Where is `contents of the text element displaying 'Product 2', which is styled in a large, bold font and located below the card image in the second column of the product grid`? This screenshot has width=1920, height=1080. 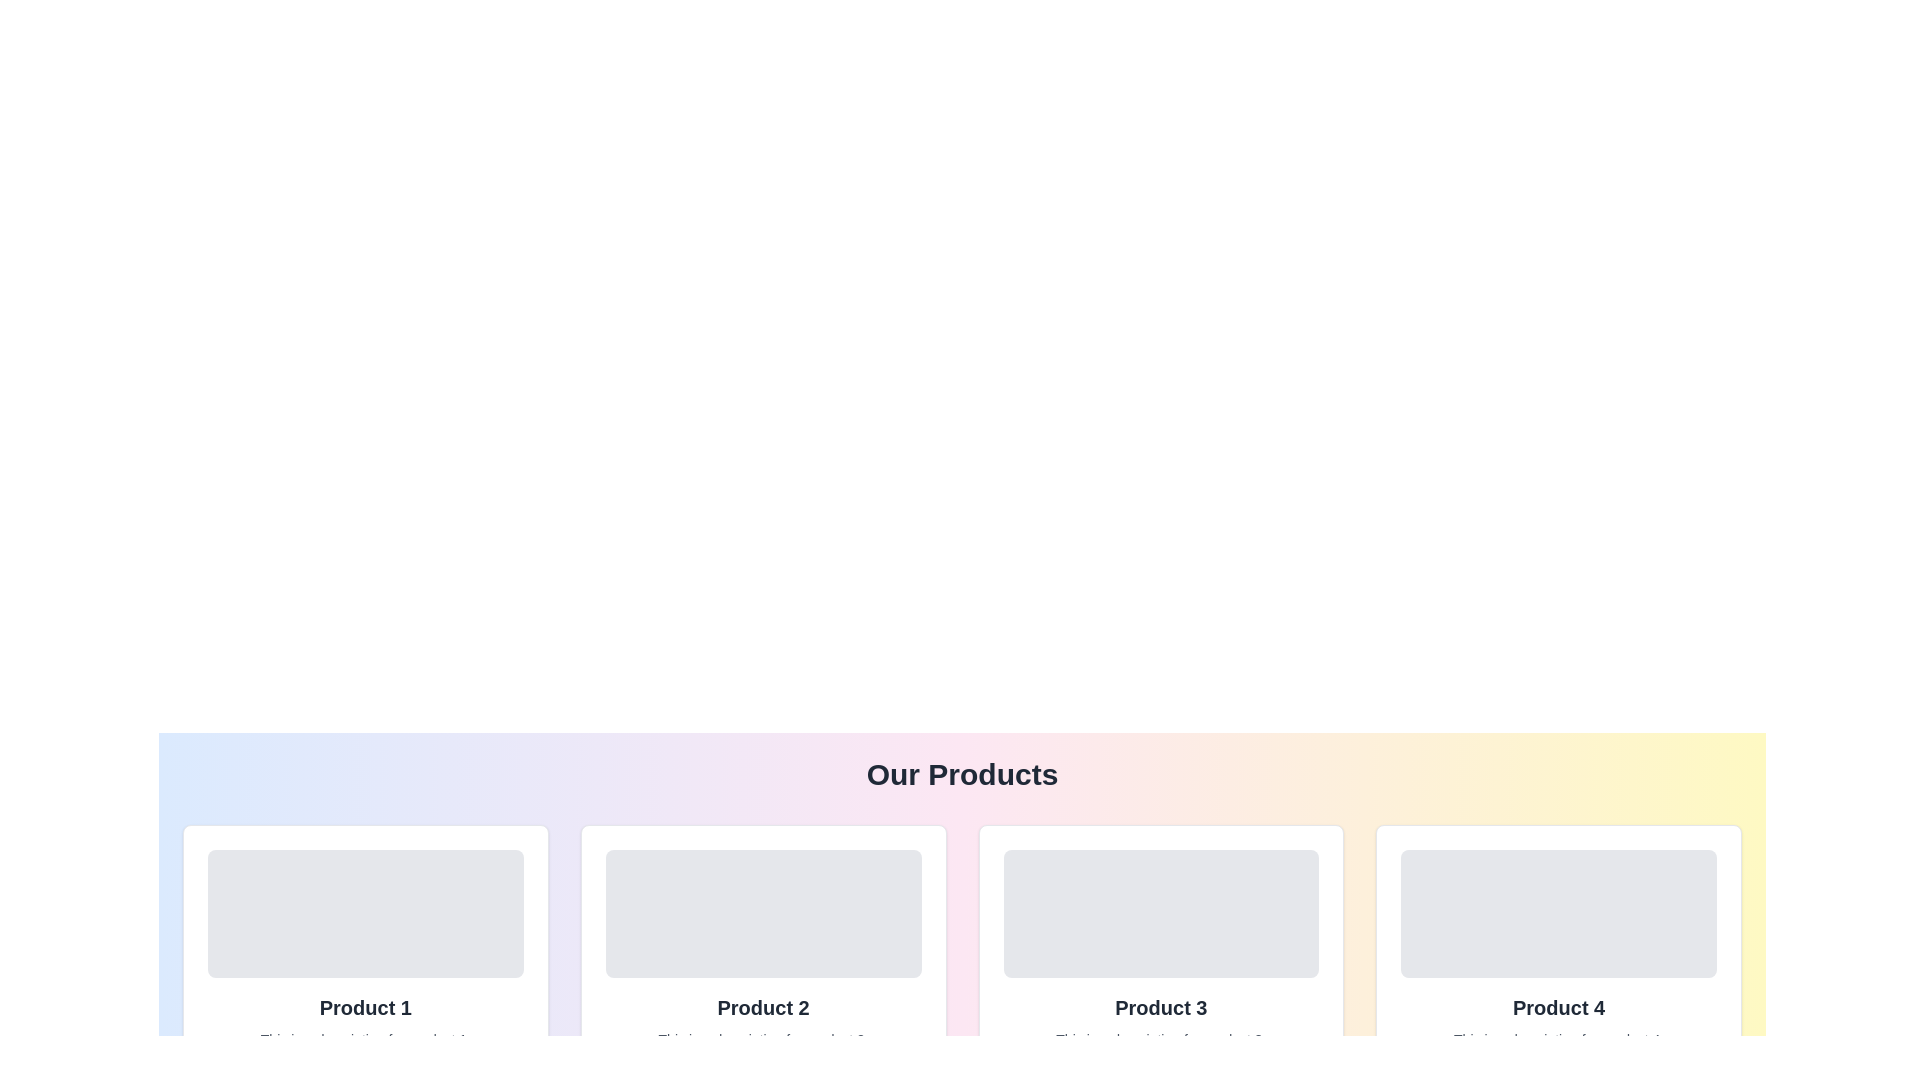
contents of the text element displaying 'Product 2', which is styled in a large, bold font and located below the card image in the second column of the product grid is located at coordinates (762, 1007).